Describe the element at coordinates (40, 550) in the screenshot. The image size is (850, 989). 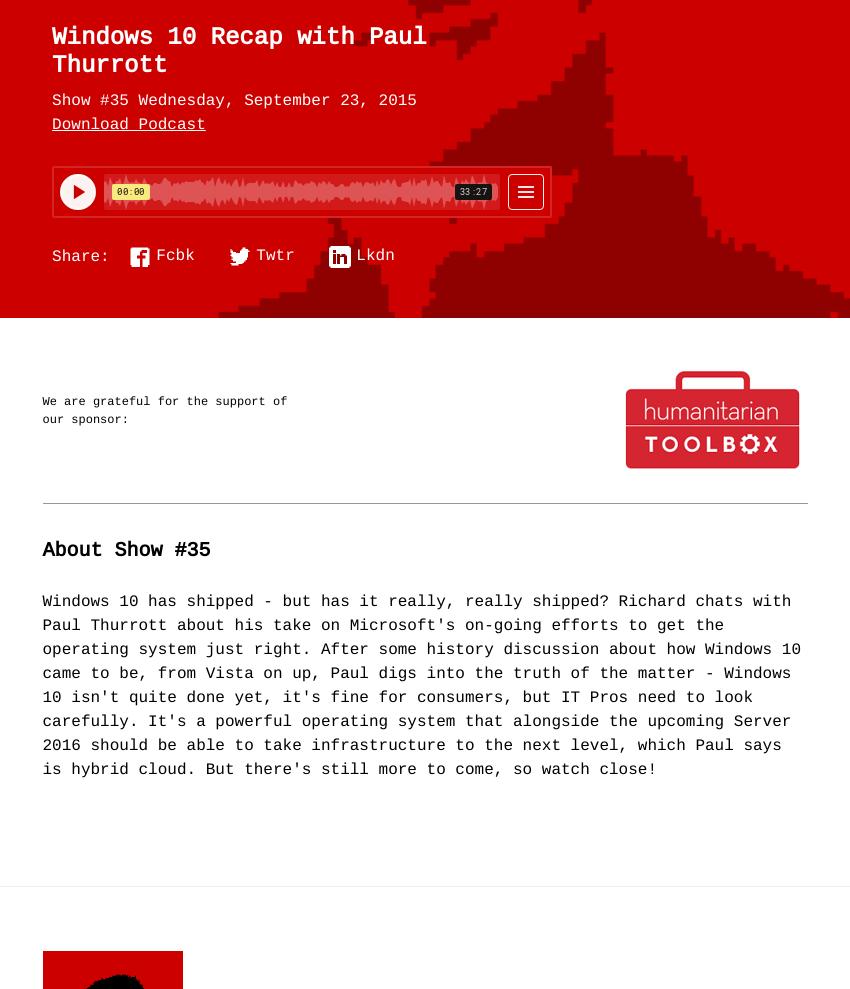
I see `'About Show #35'` at that location.